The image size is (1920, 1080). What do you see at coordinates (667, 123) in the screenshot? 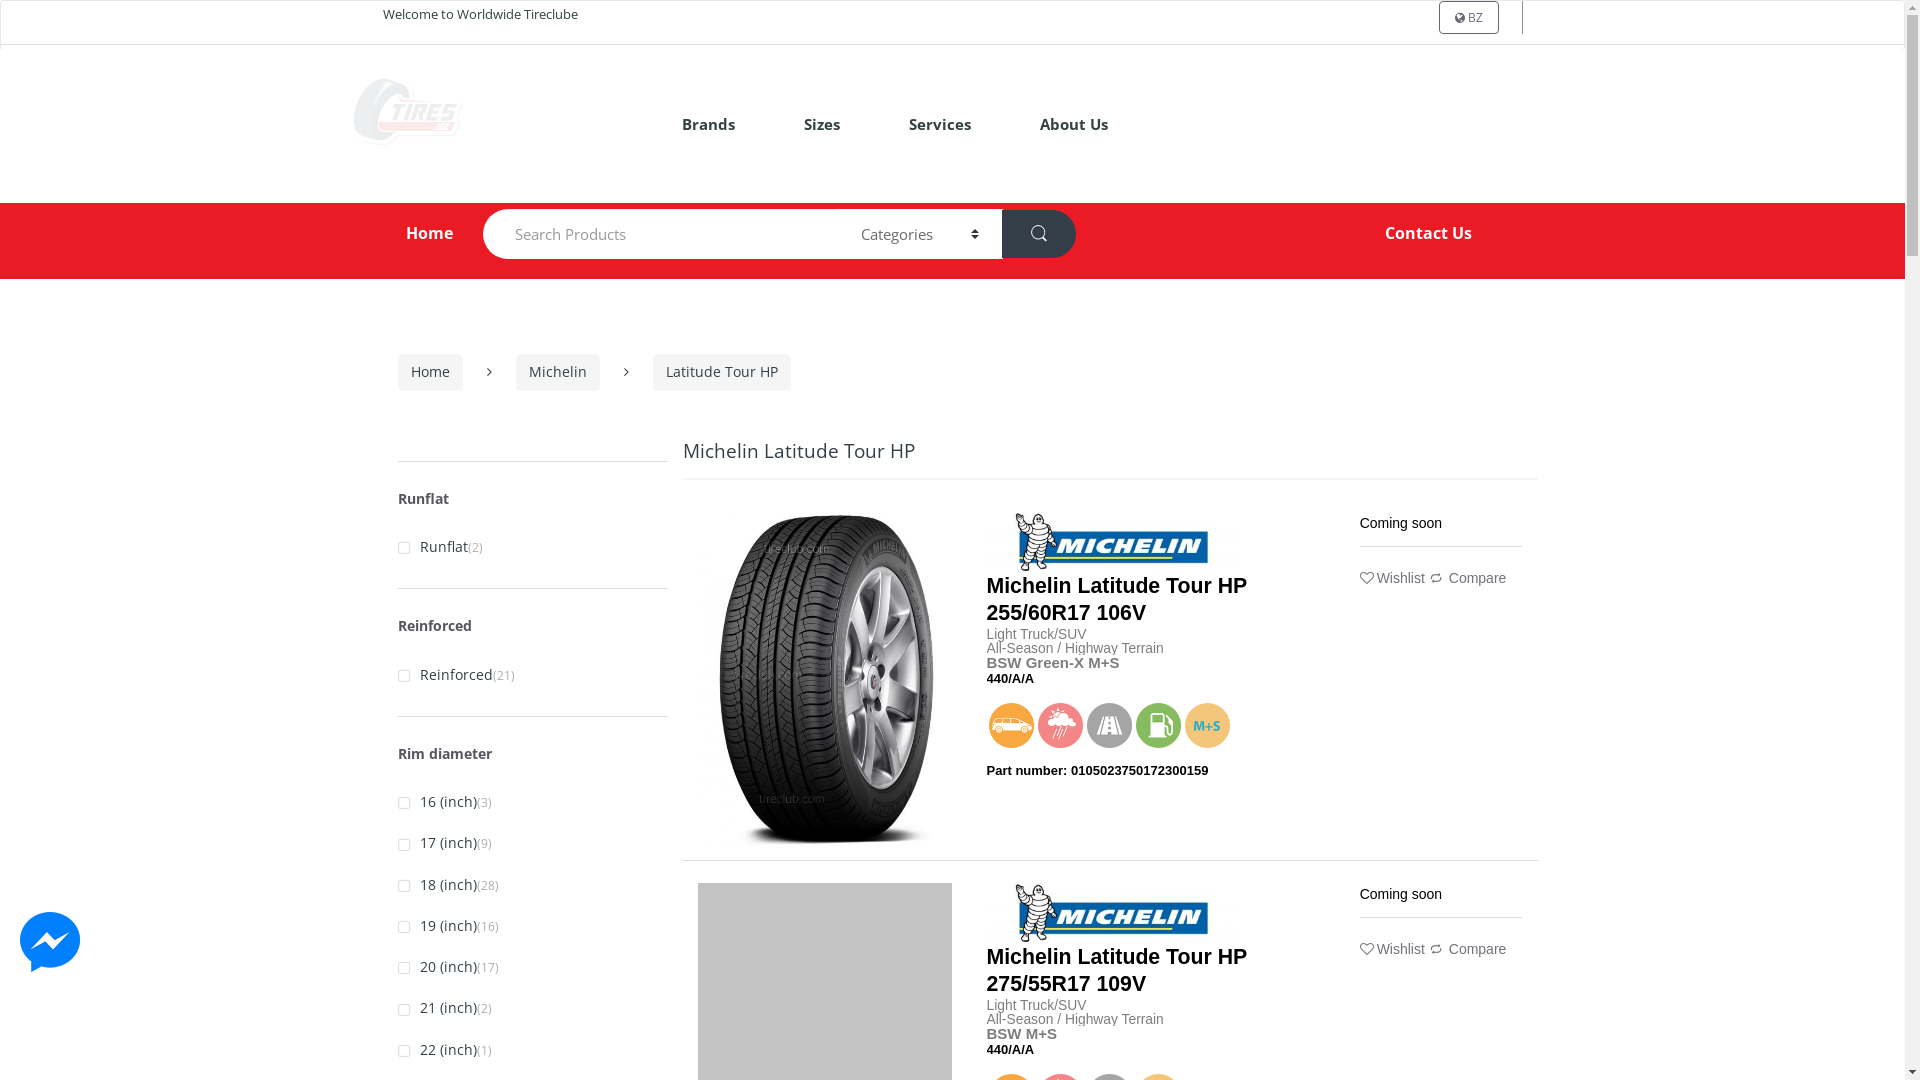
I see `'Brands'` at bounding box center [667, 123].